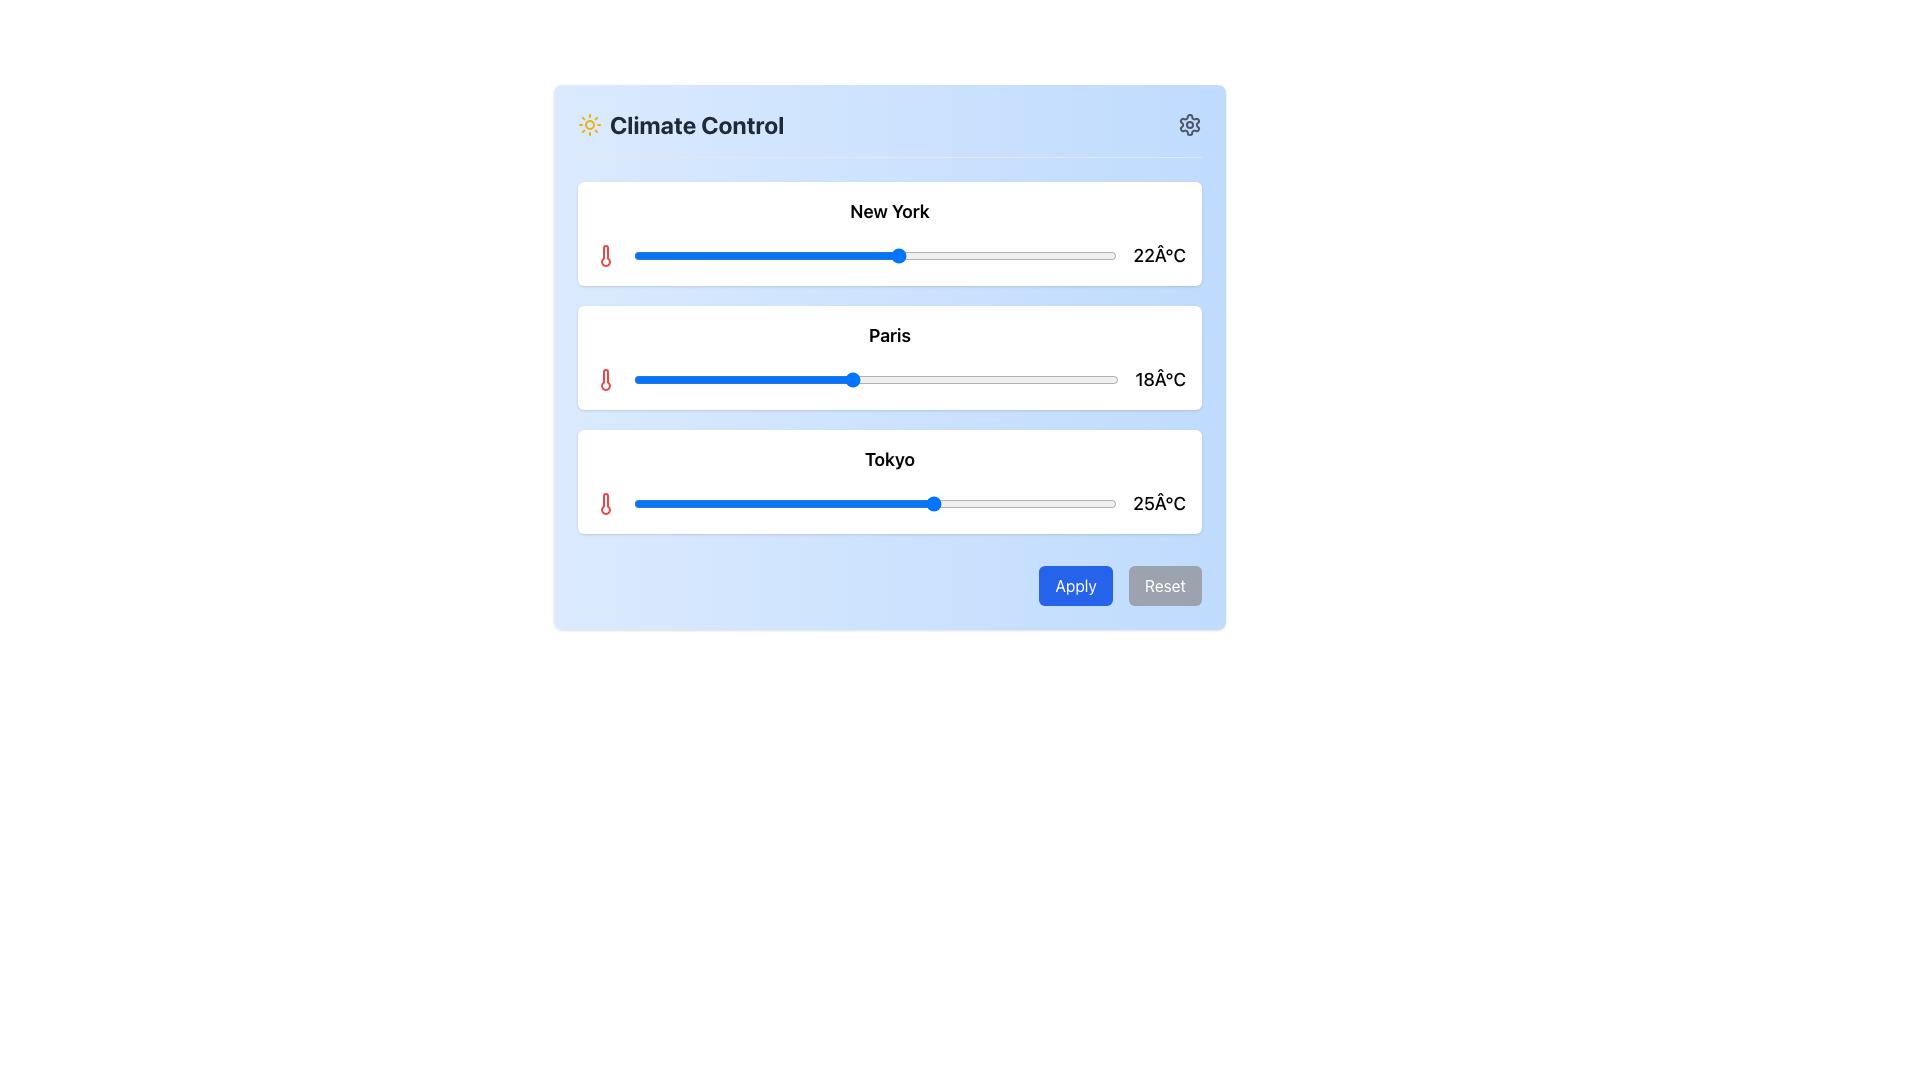 The width and height of the screenshot is (1920, 1080). I want to click on the temperature value, so click(815, 254).